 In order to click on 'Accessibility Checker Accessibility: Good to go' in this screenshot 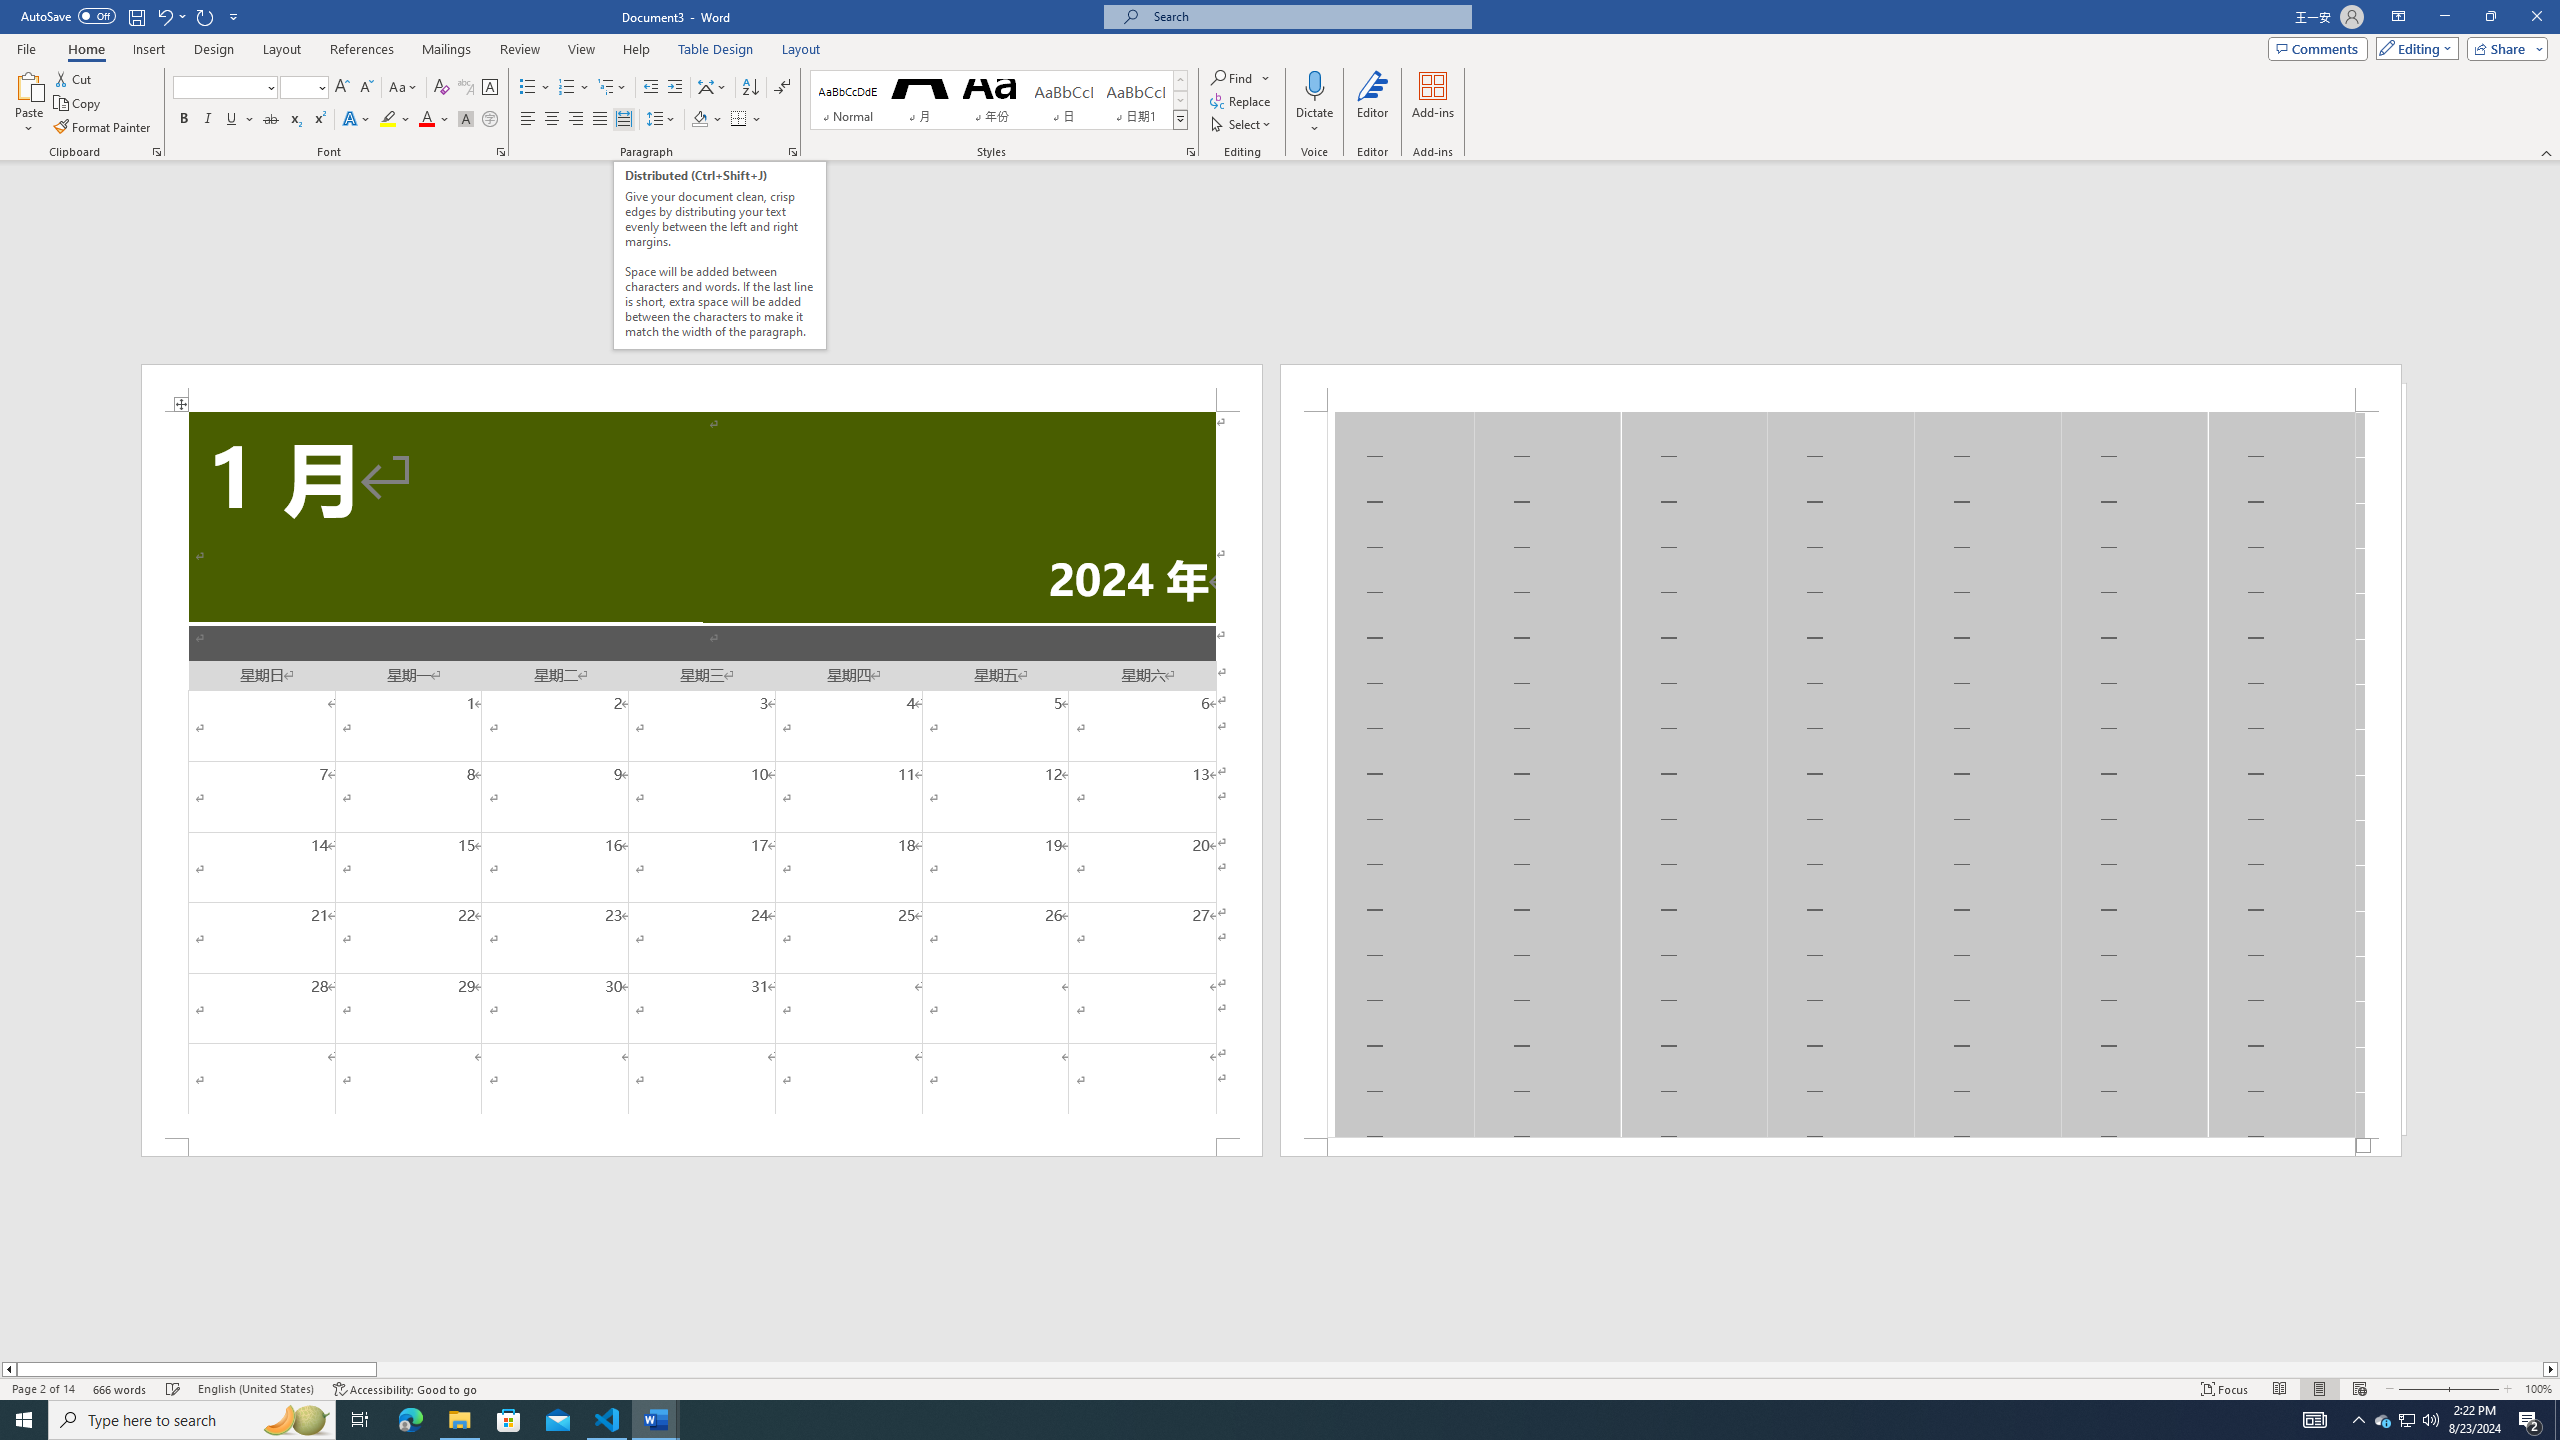, I will do `click(404, 1389)`.